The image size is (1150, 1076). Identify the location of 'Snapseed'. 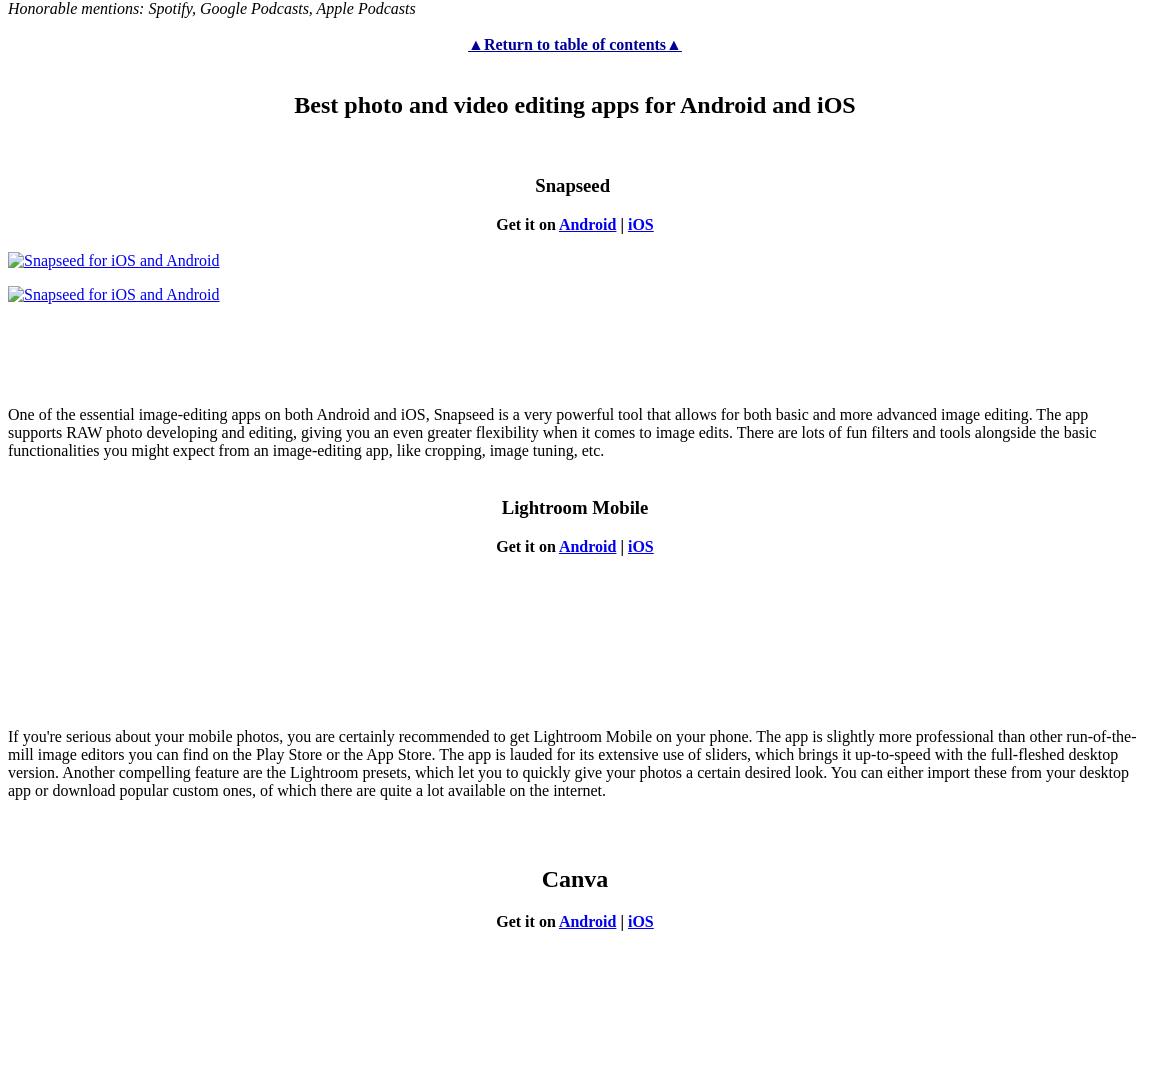
(574, 184).